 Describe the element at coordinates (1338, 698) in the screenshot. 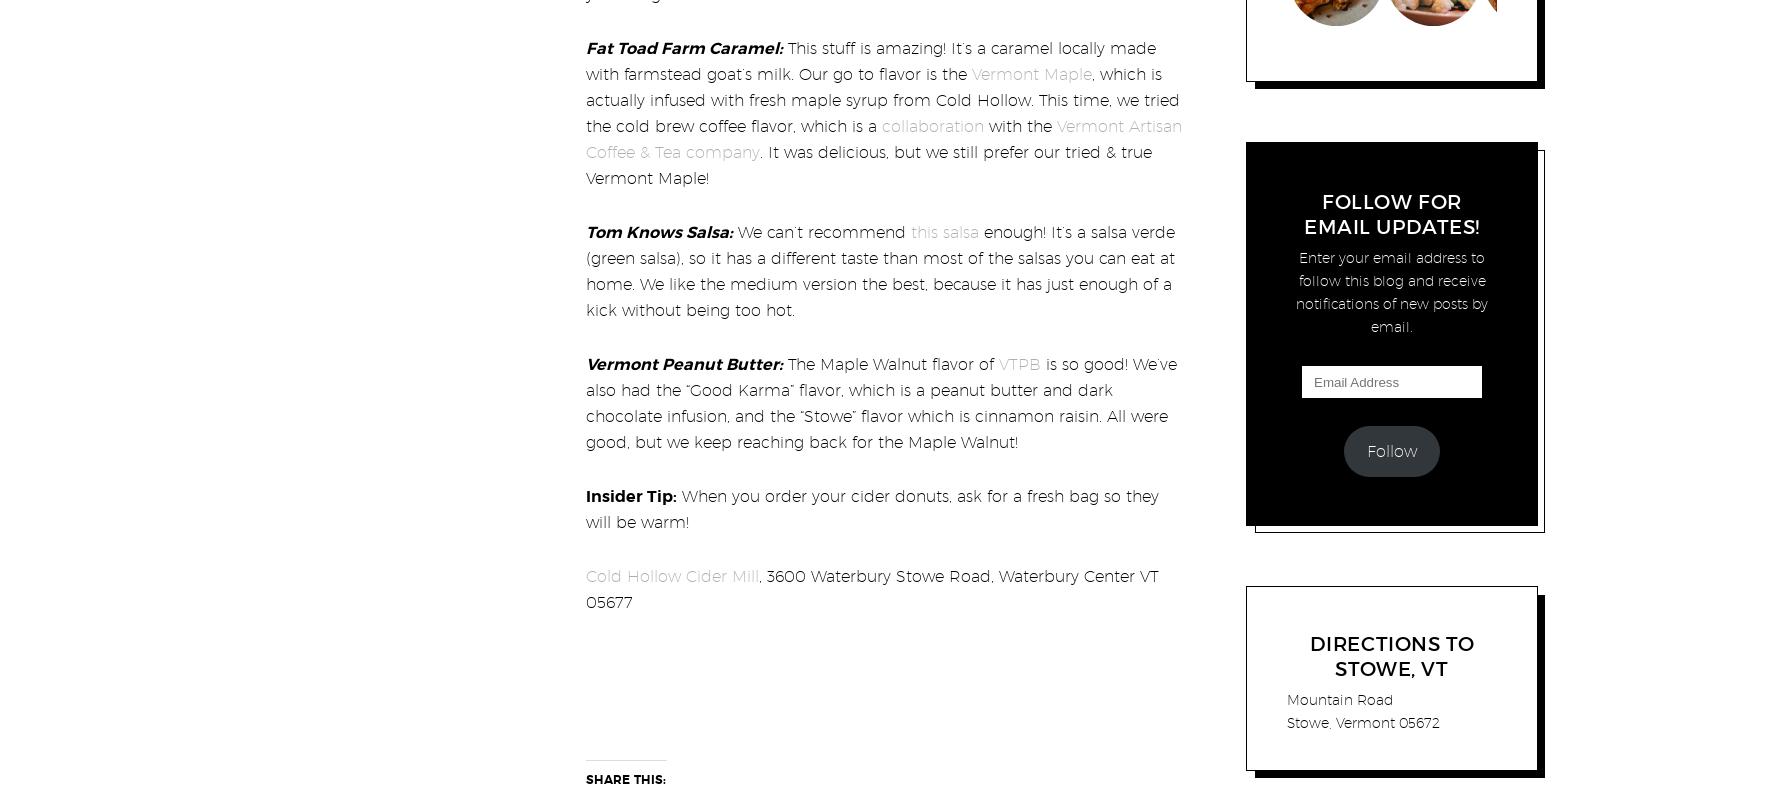

I see `'Mountain Road'` at that location.